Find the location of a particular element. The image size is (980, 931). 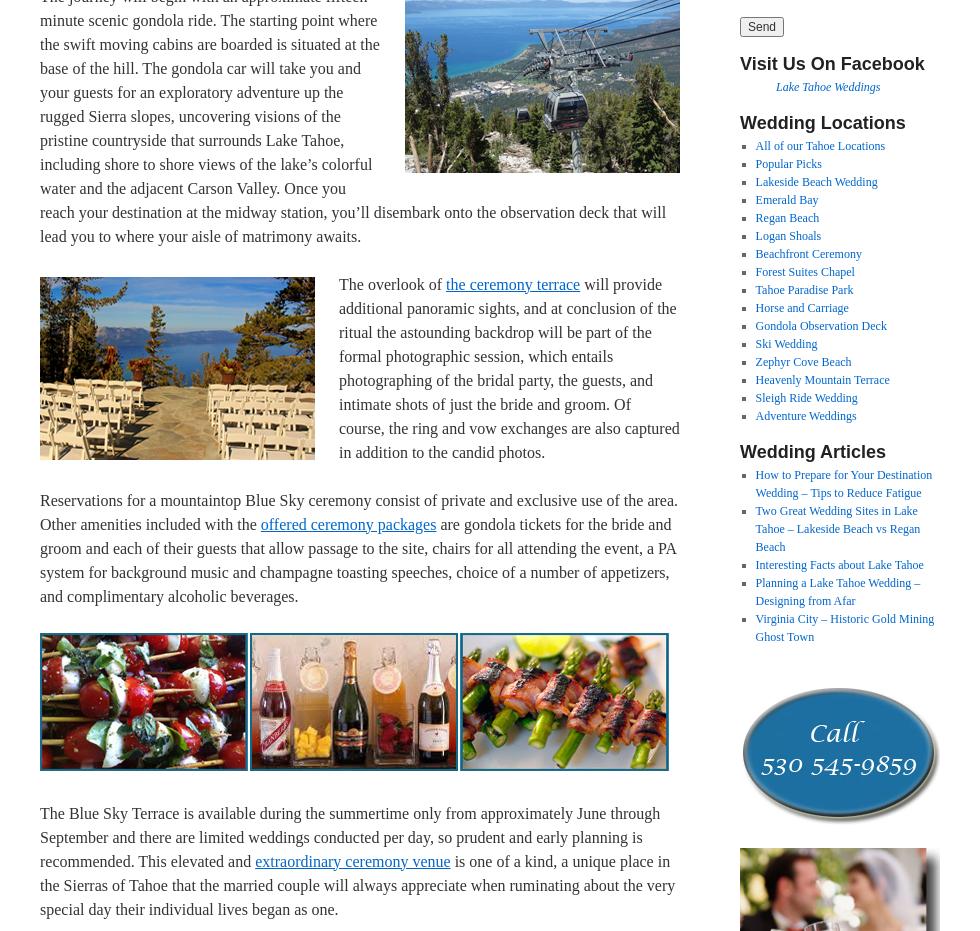

'Visit Us On Facebook' is located at coordinates (739, 62).